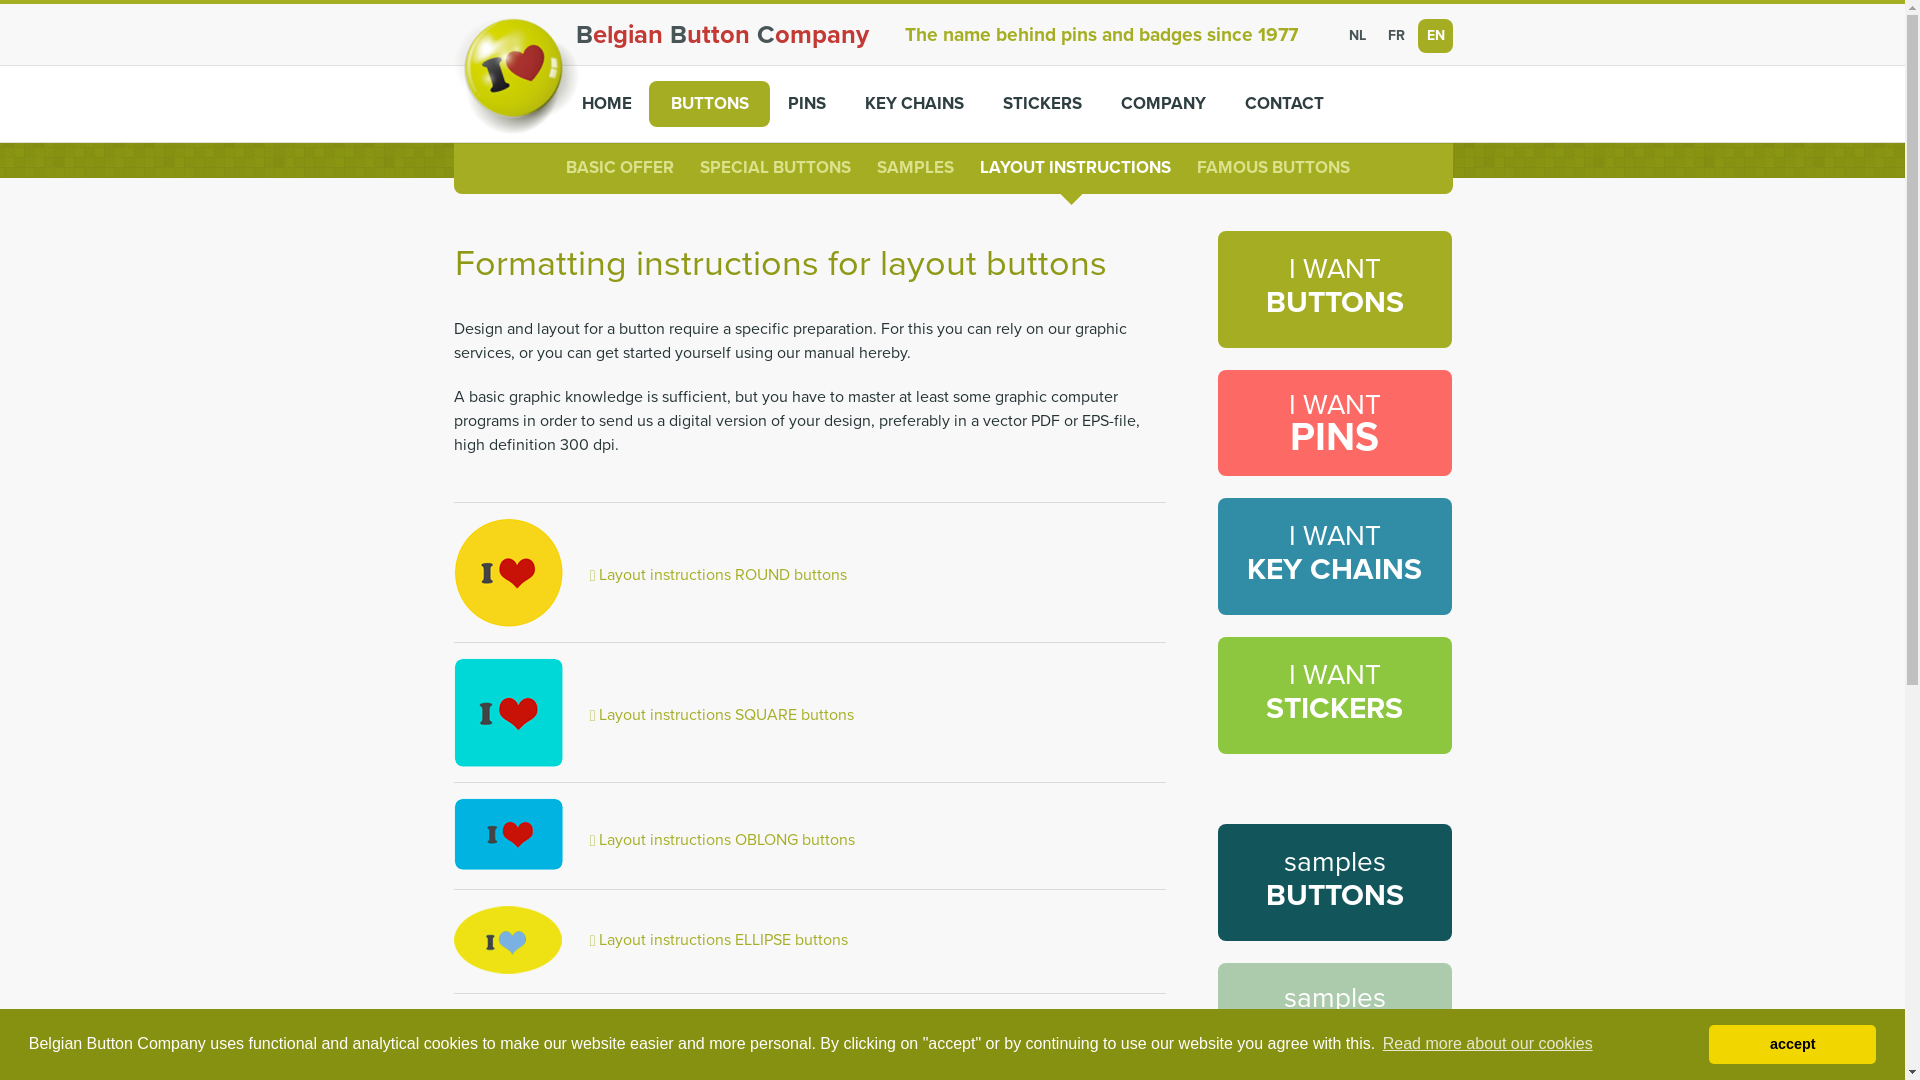 The height and width of the screenshot is (1080, 1920). What do you see at coordinates (1196, 167) in the screenshot?
I see `'FAMOUS BUTTONS'` at bounding box center [1196, 167].